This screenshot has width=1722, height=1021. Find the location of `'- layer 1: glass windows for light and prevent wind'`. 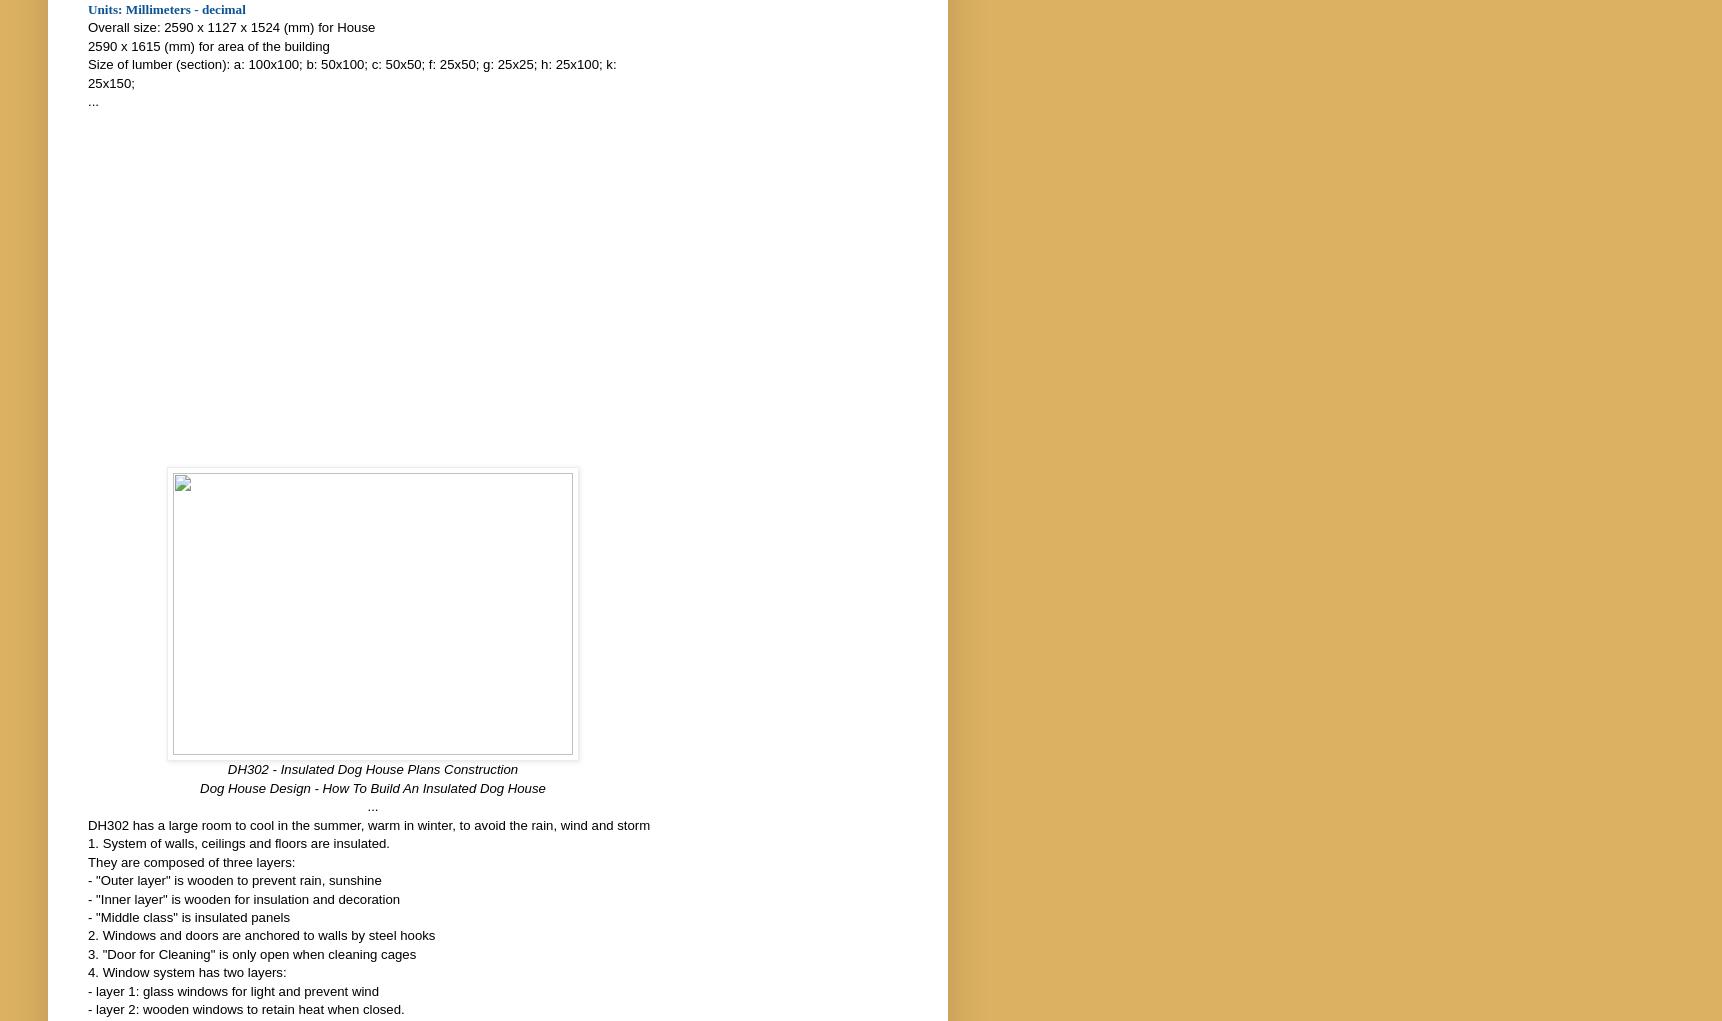

'- layer 1: glass windows for light and prevent wind' is located at coordinates (86, 990).